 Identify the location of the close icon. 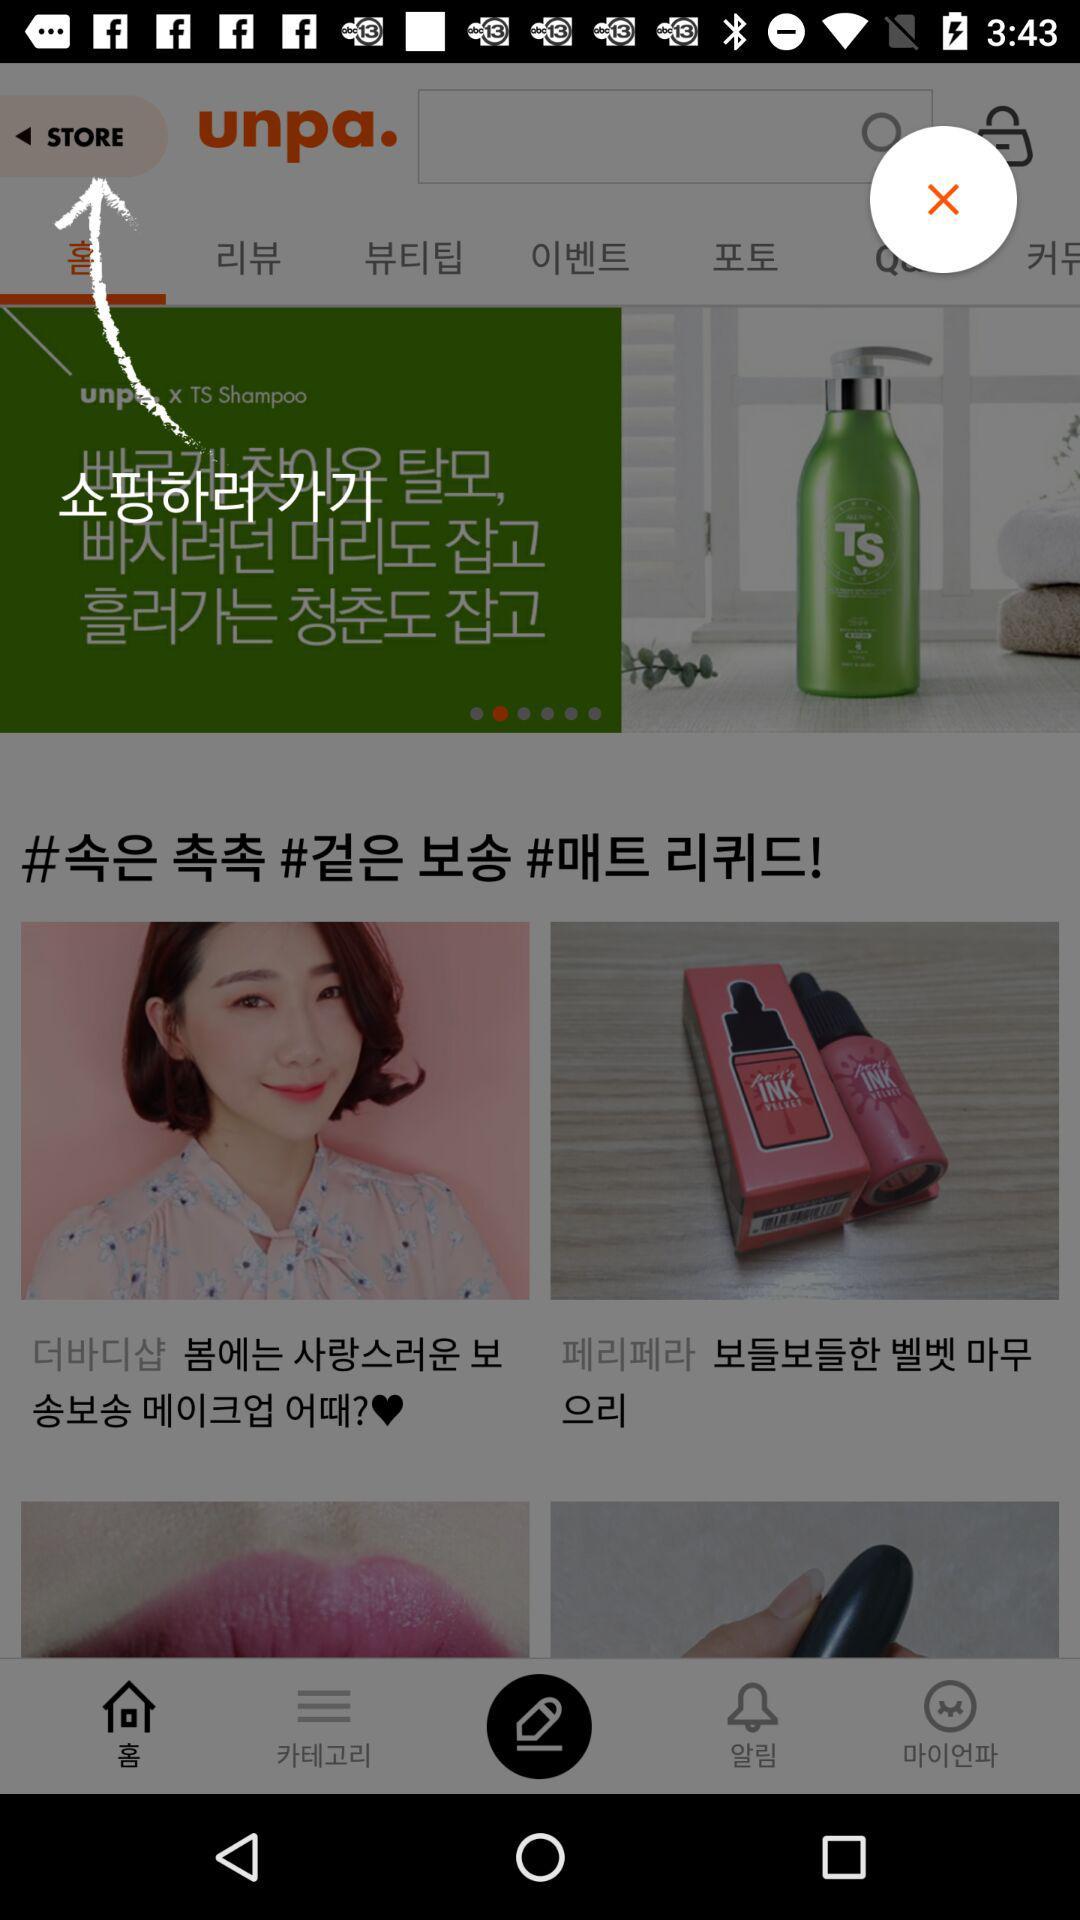
(943, 199).